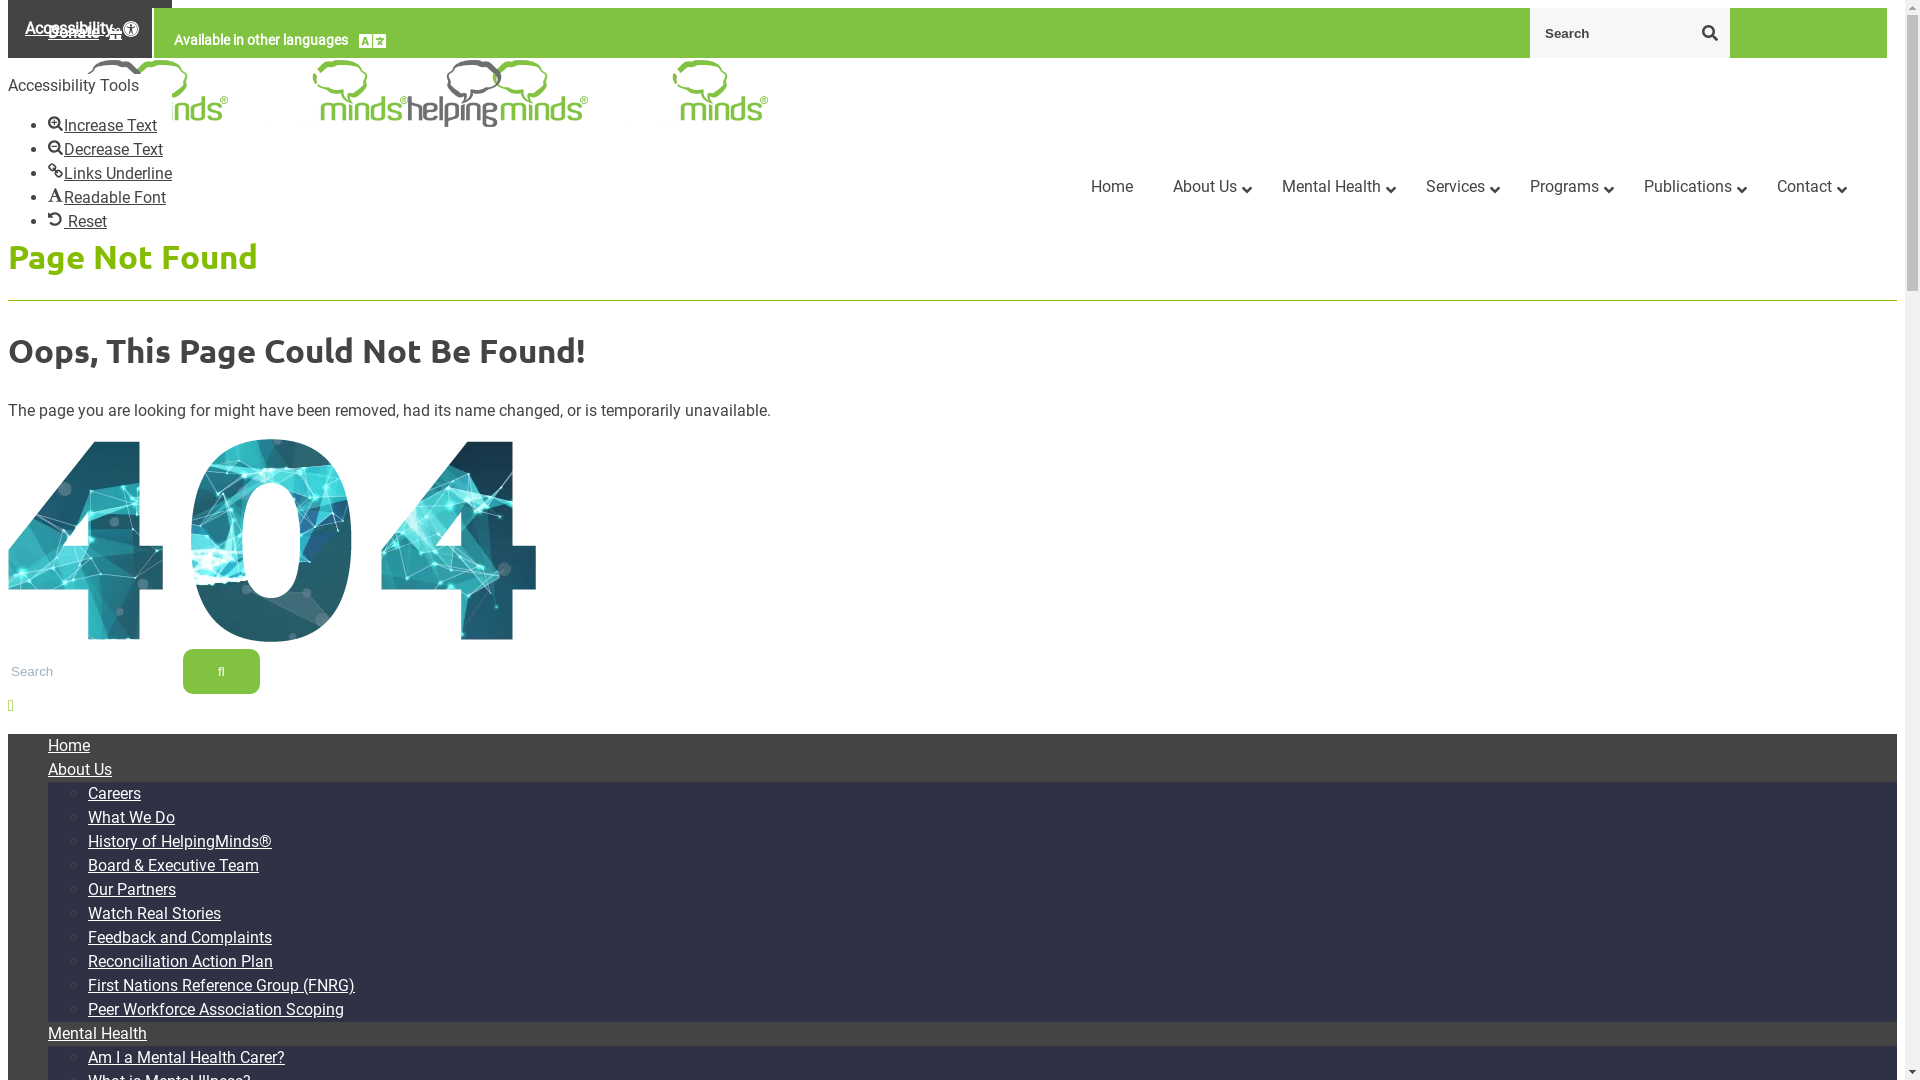 The width and height of the screenshot is (1920, 1080). What do you see at coordinates (137, 93) in the screenshot?
I see `'HelpingMinds'` at bounding box center [137, 93].